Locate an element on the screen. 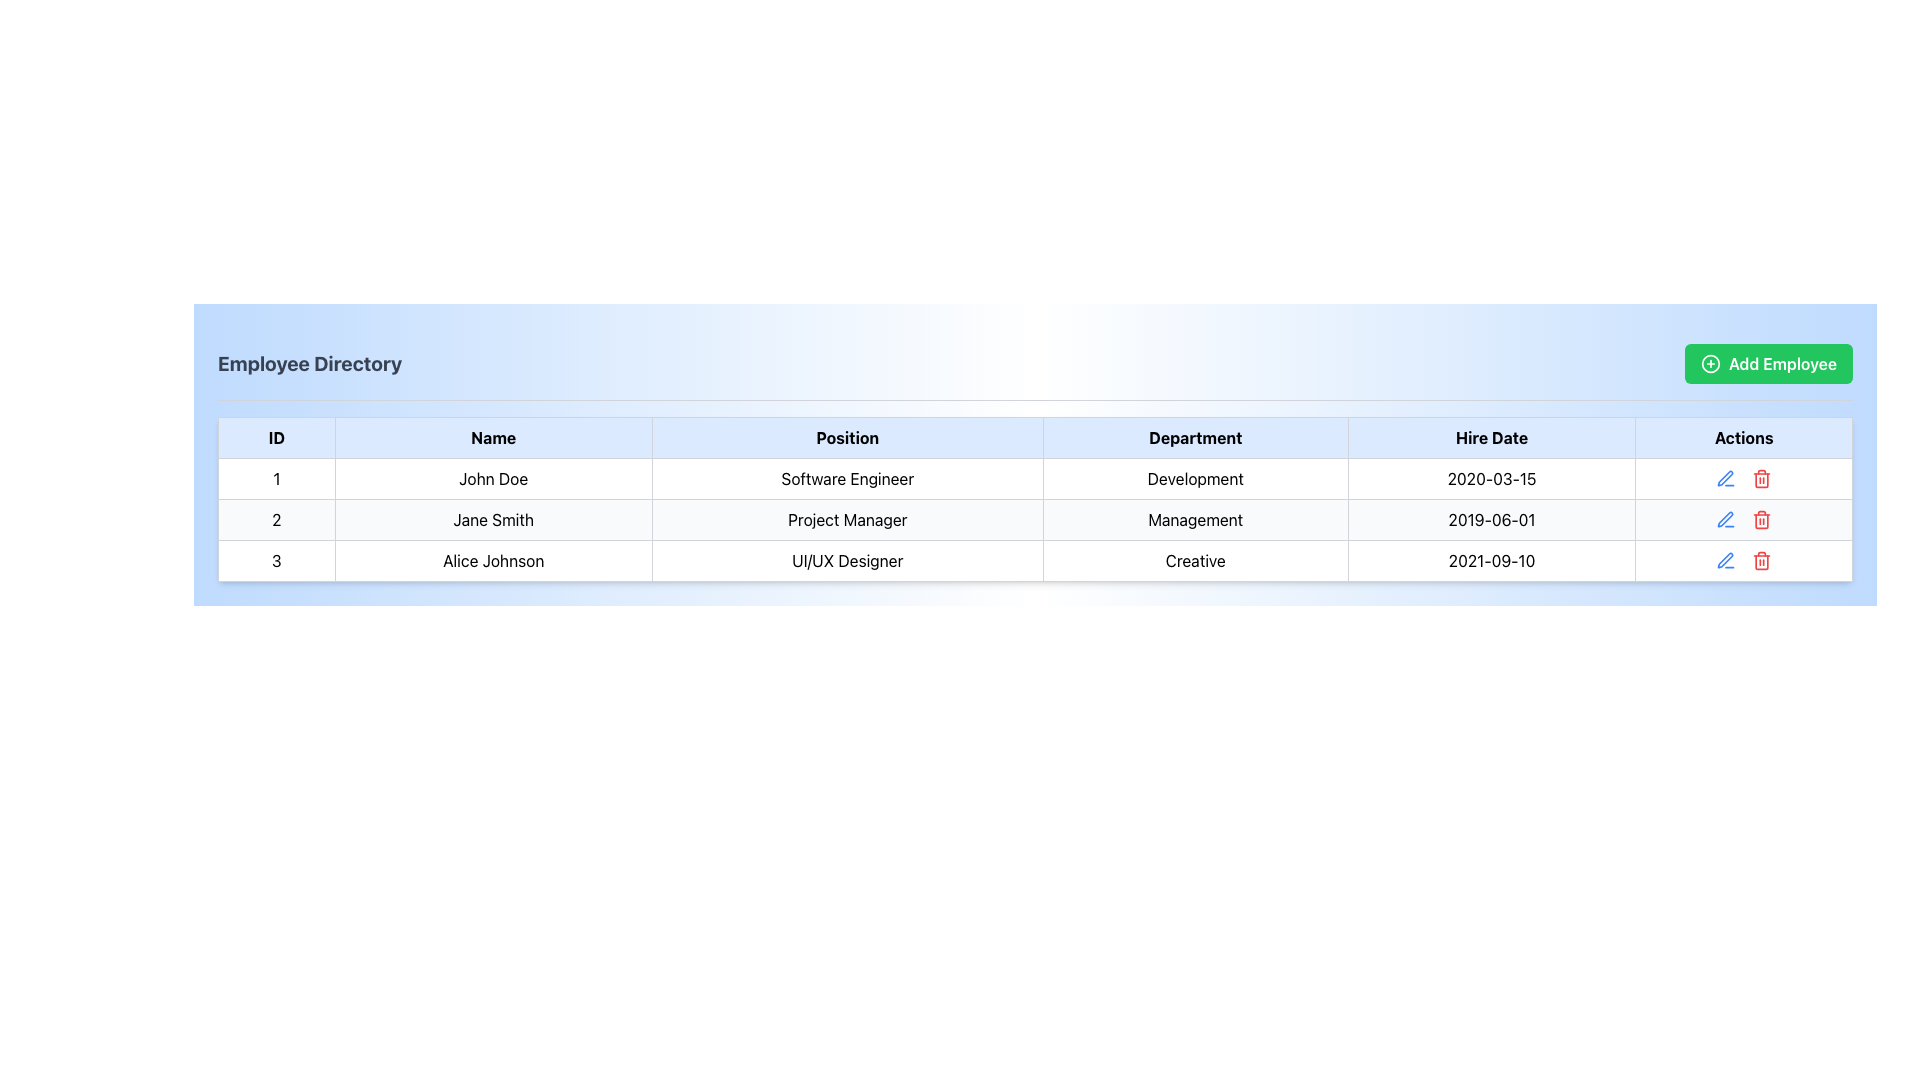  the blue pen icon in the 'Actions' column of the second row of the table is located at coordinates (1725, 519).